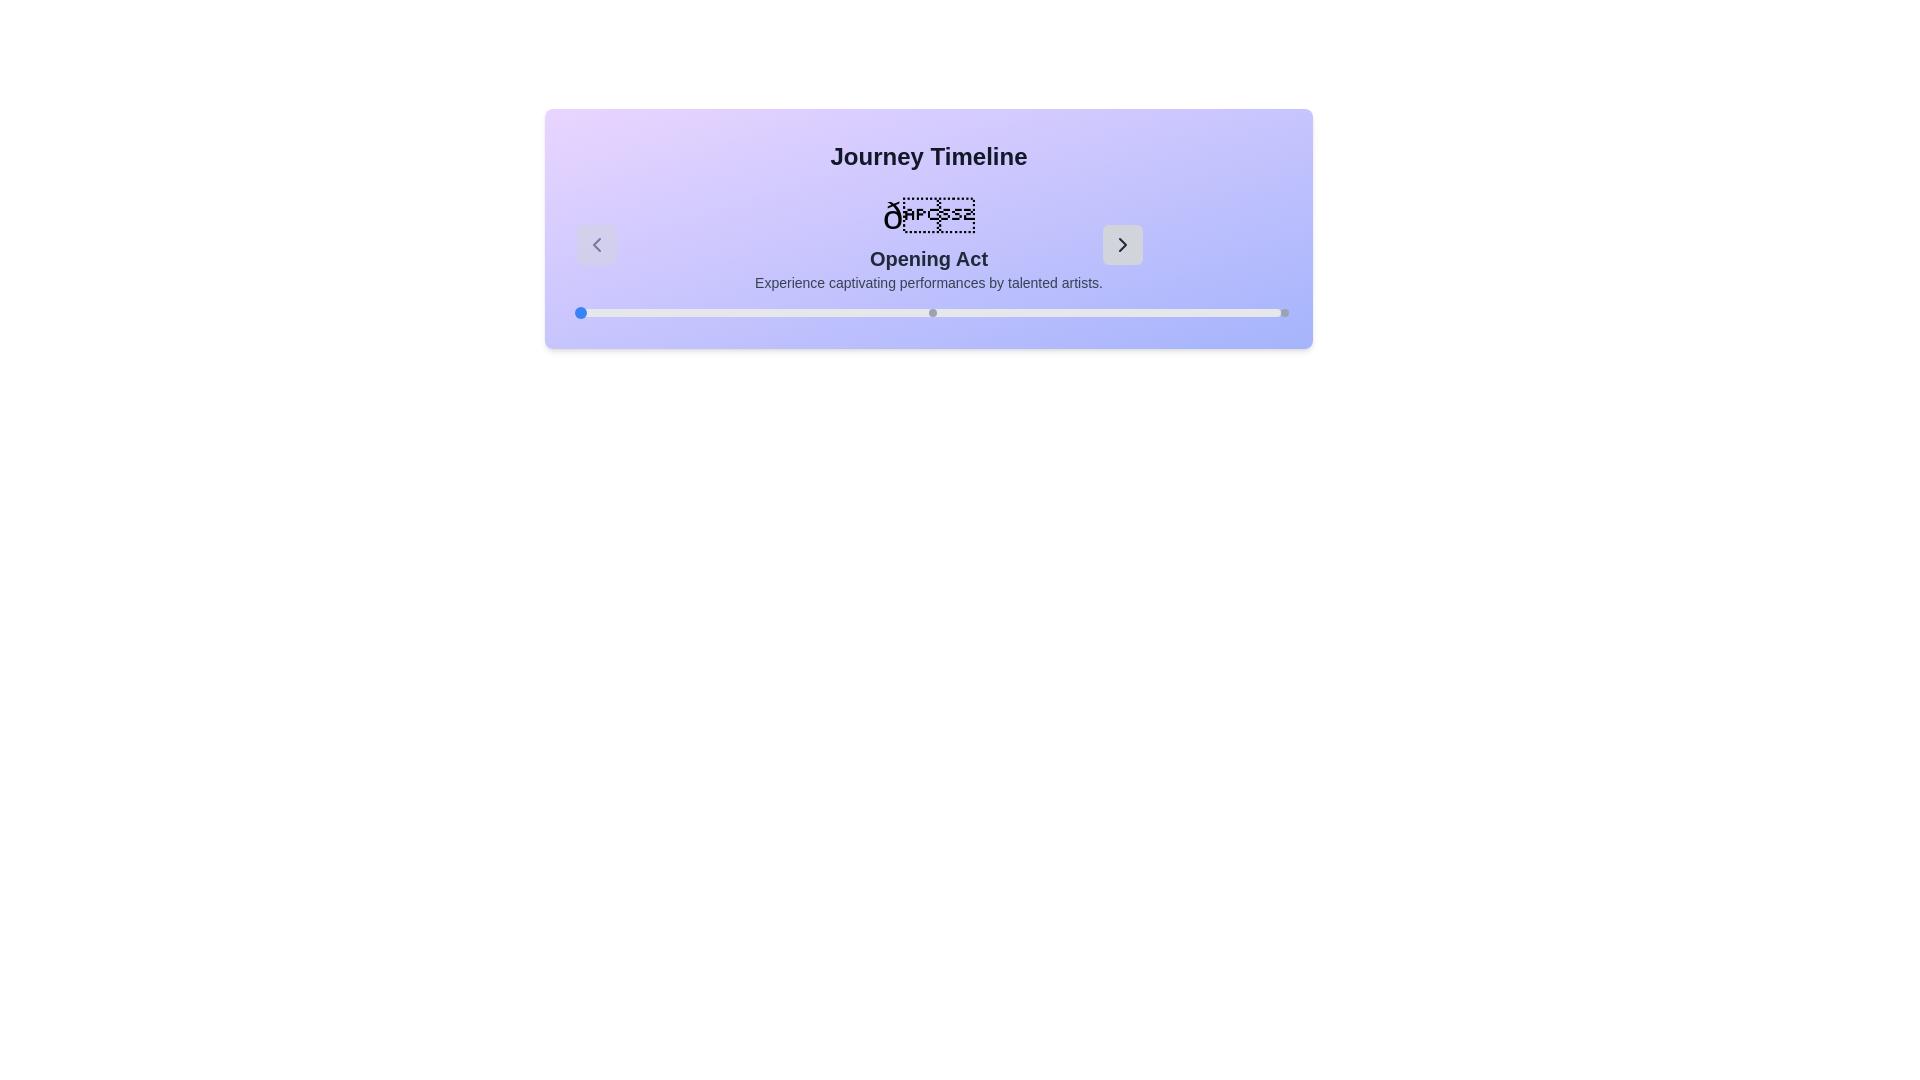 The height and width of the screenshot is (1080, 1920). What do you see at coordinates (816, 312) in the screenshot?
I see `the slider position` at bounding box center [816, 312].